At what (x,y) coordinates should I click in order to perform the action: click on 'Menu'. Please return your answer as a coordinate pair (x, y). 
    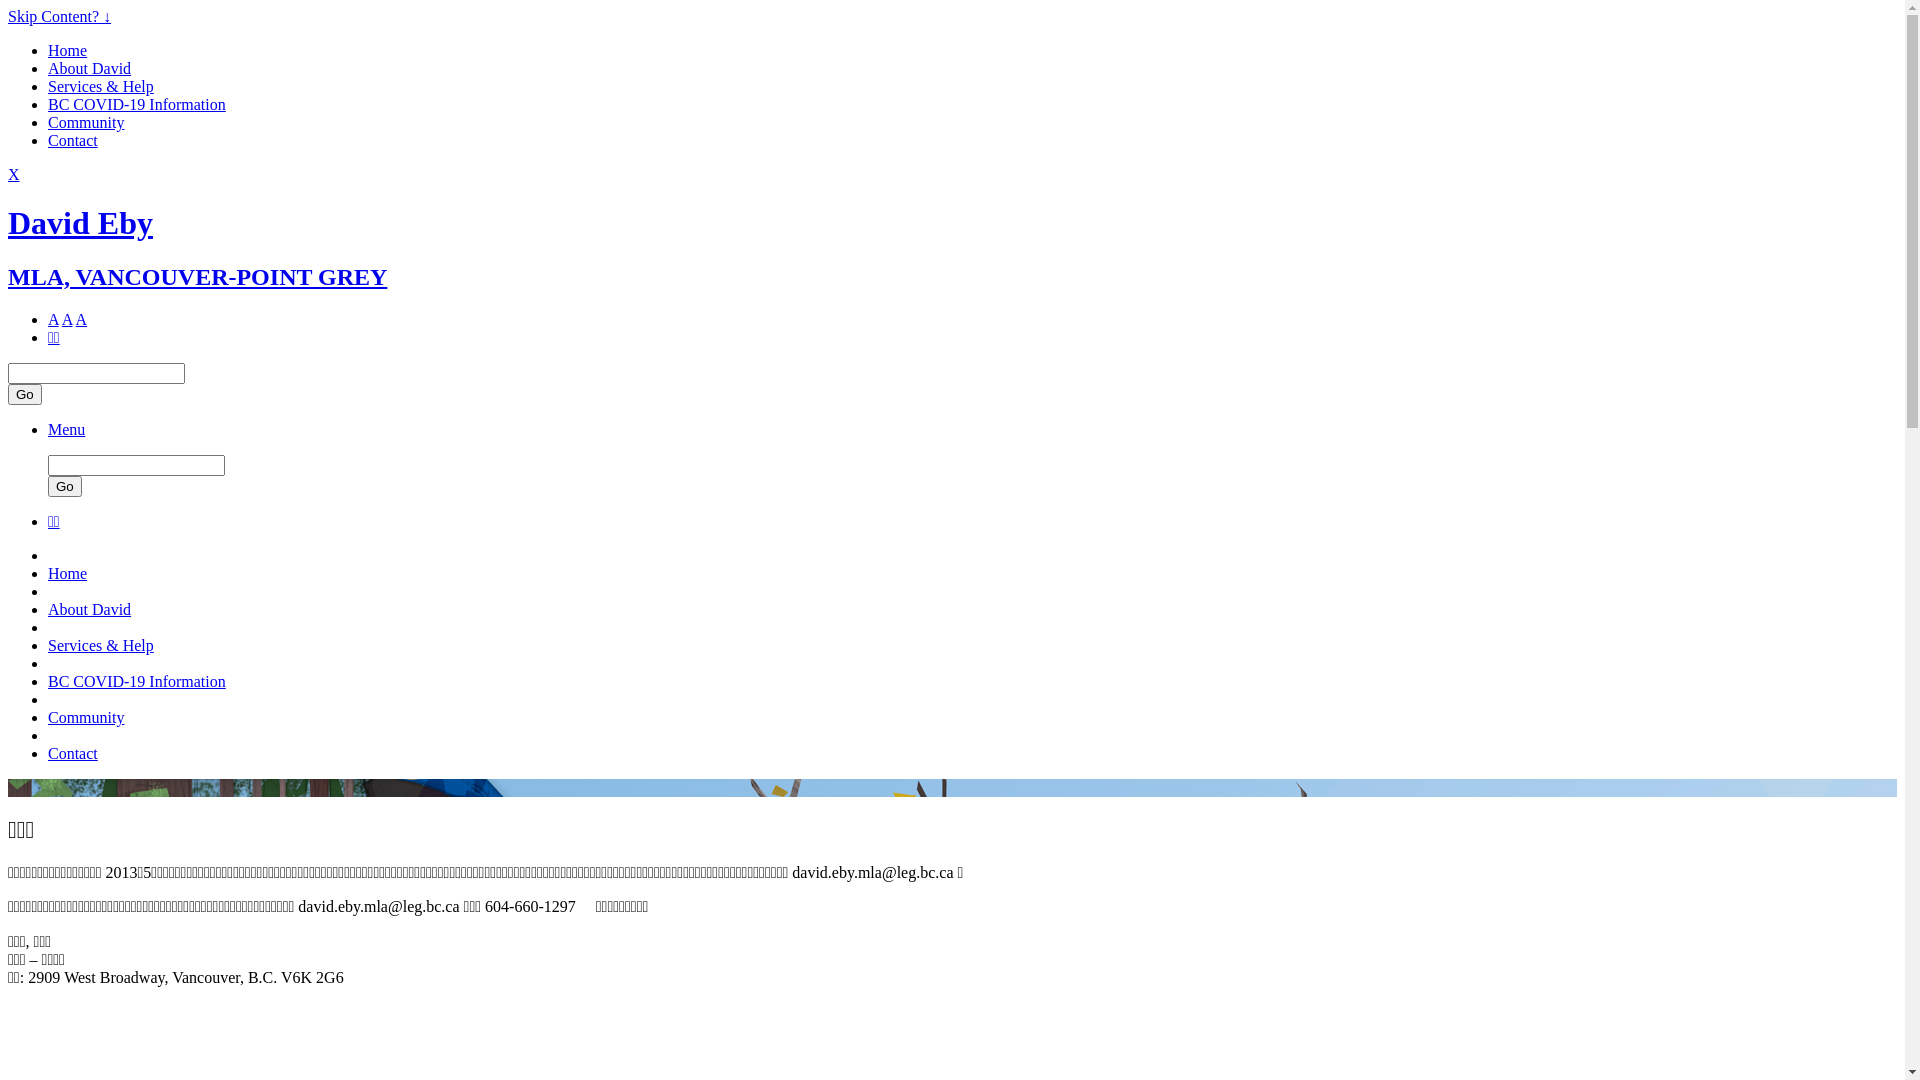
    Looking at the image, I should click on (66, 428).